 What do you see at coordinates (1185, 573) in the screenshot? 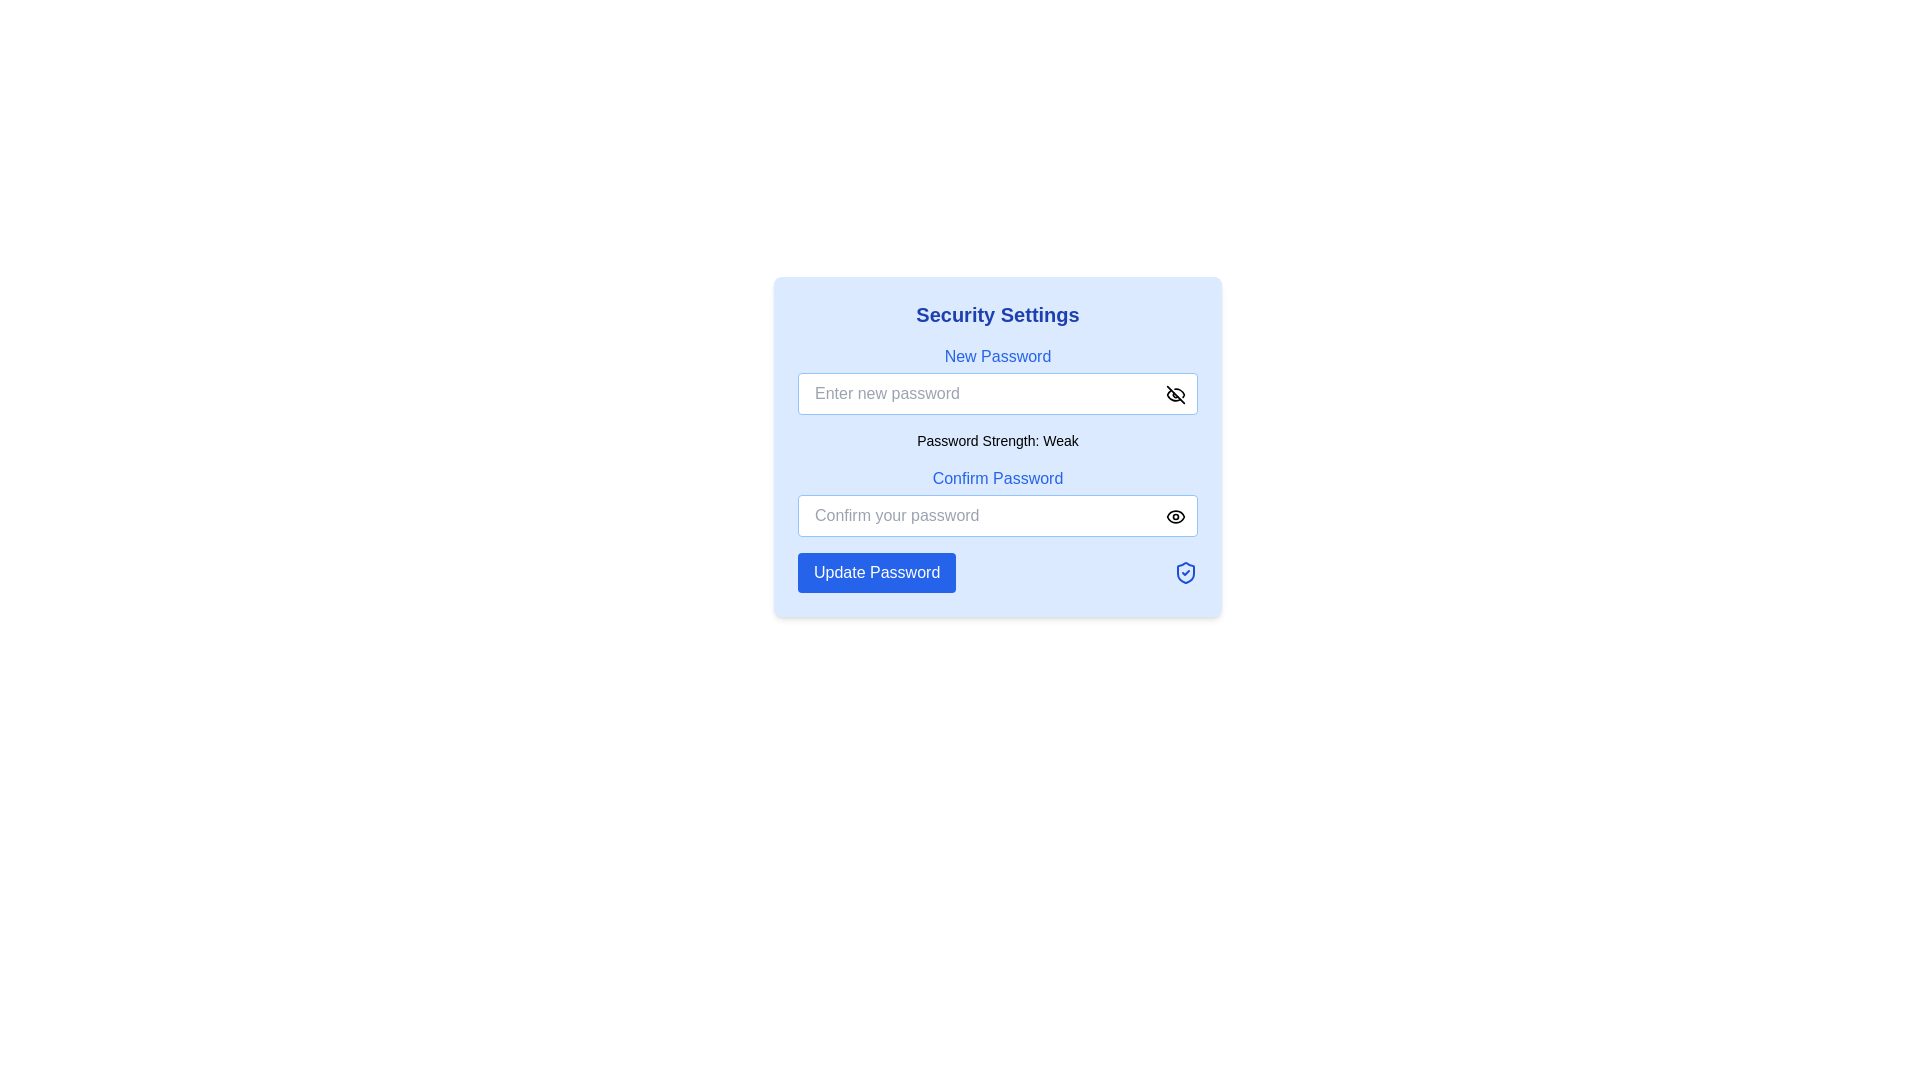
I see `the blue shield-shaped icon with a checkmark inside, positioned next to the 'Update Password' button in the 'Security Settings' box` at bounding box center [1185, 573].